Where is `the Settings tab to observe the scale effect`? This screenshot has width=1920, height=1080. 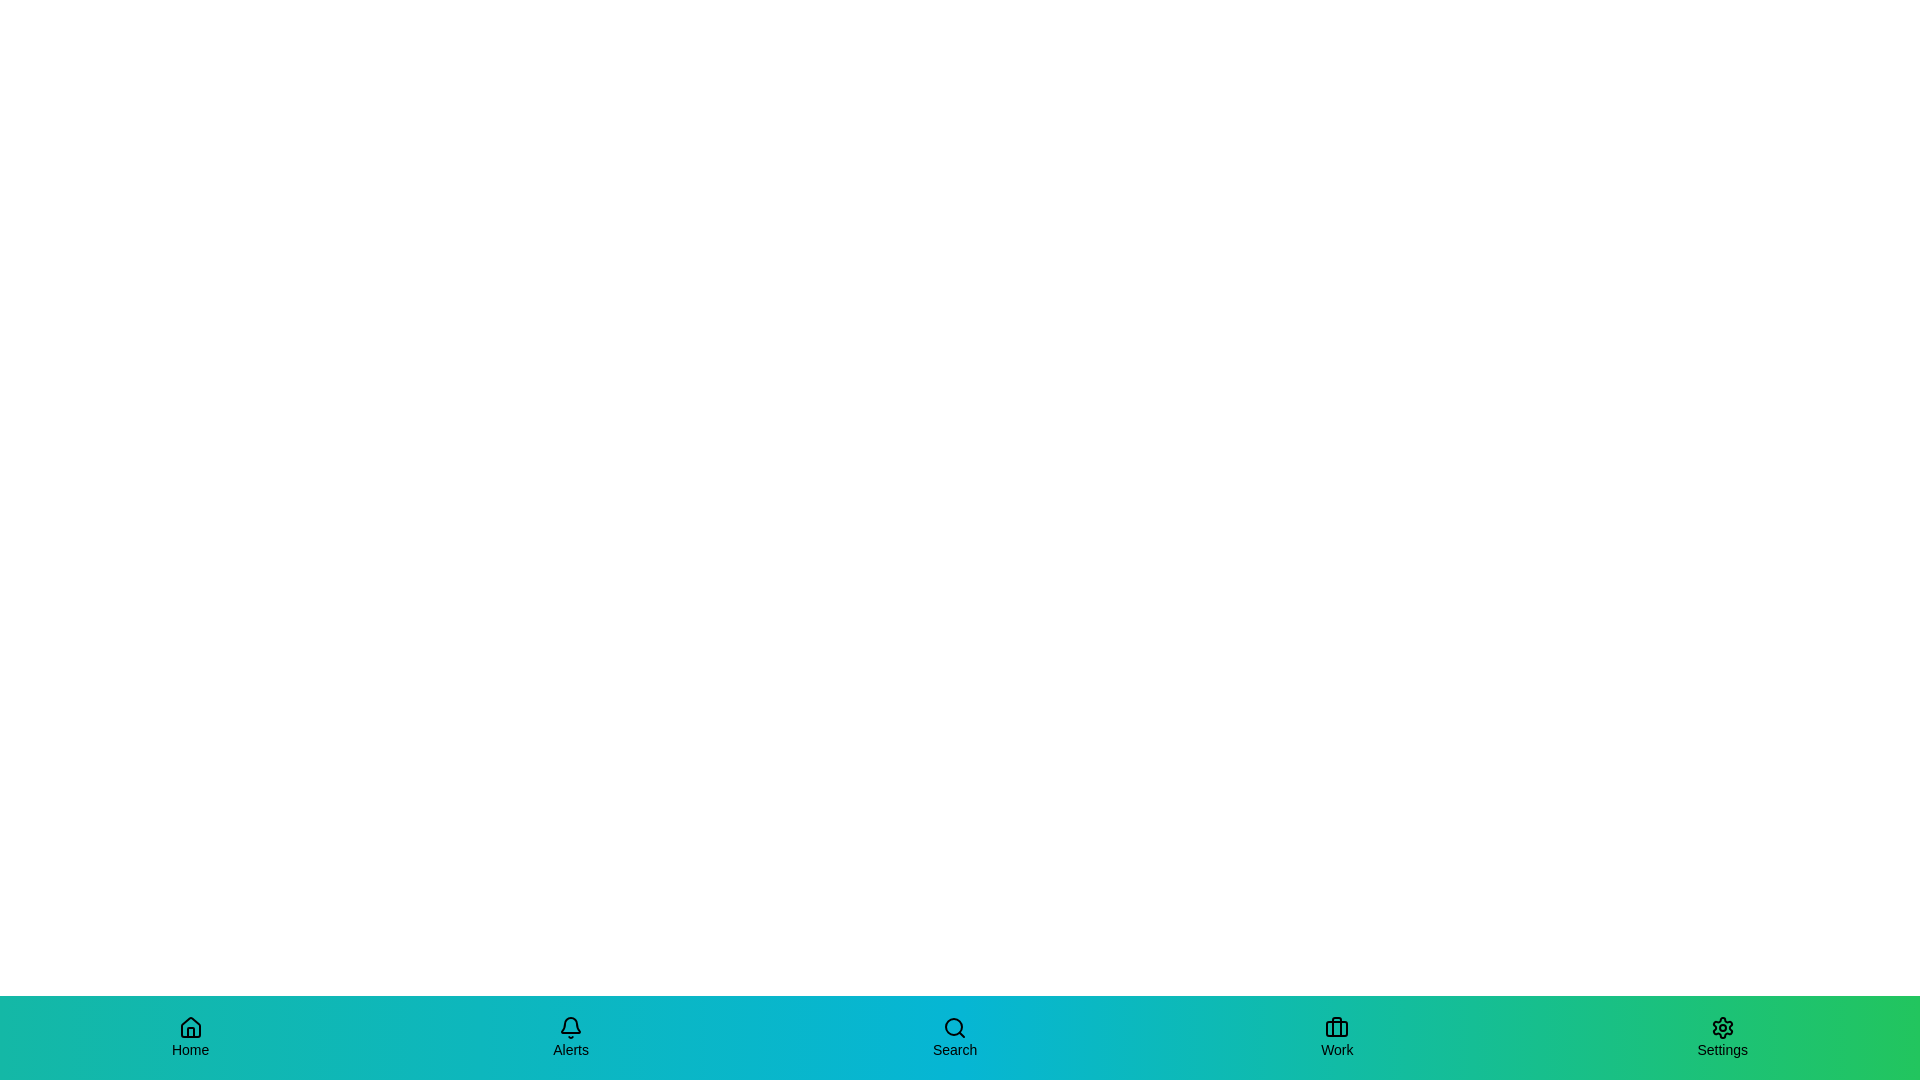 the Settings tab to observe the scale effect is located at coordinates (1721, 1036).